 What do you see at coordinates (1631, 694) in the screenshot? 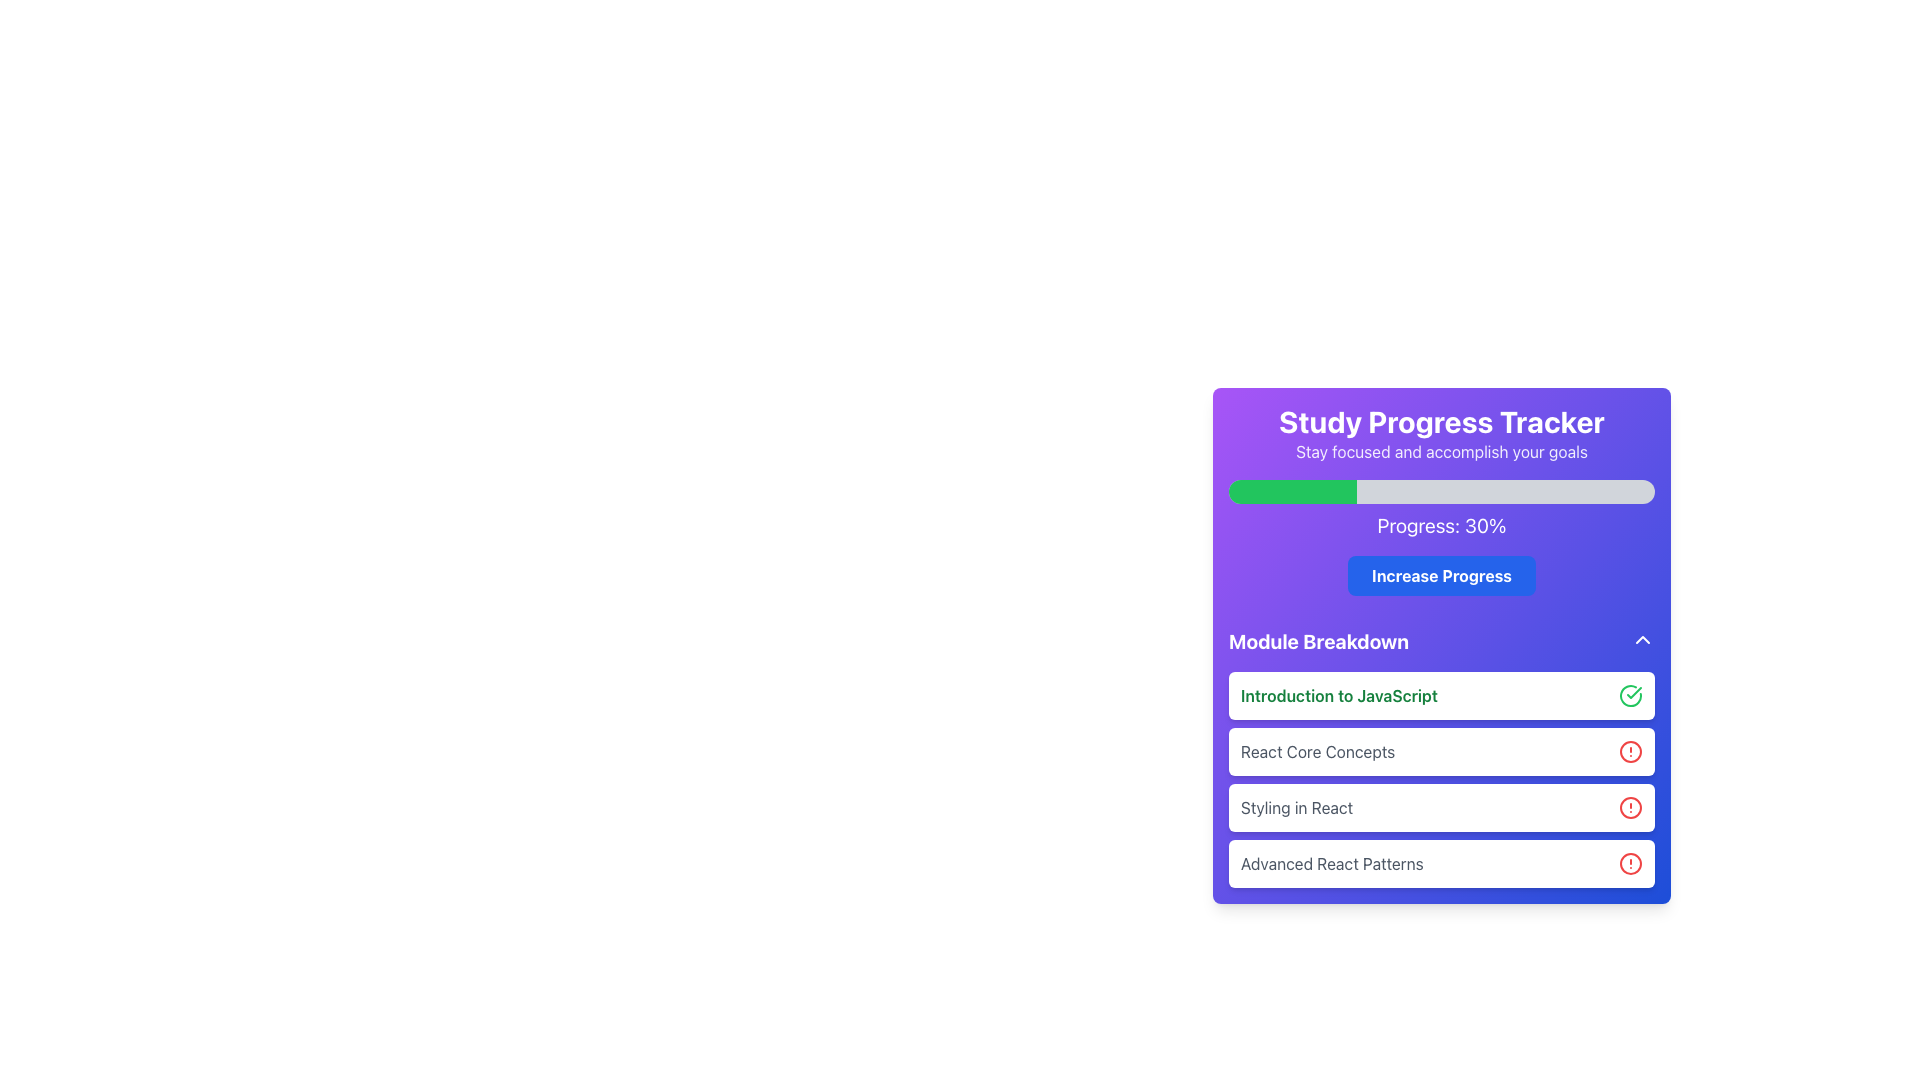
I see `the circular graphical component with a green border and a checkmark inside it, located at the right end of the row labeled 'Introduction to JavaScript', to mark the module as complete` at bounding box center [1631, 694].